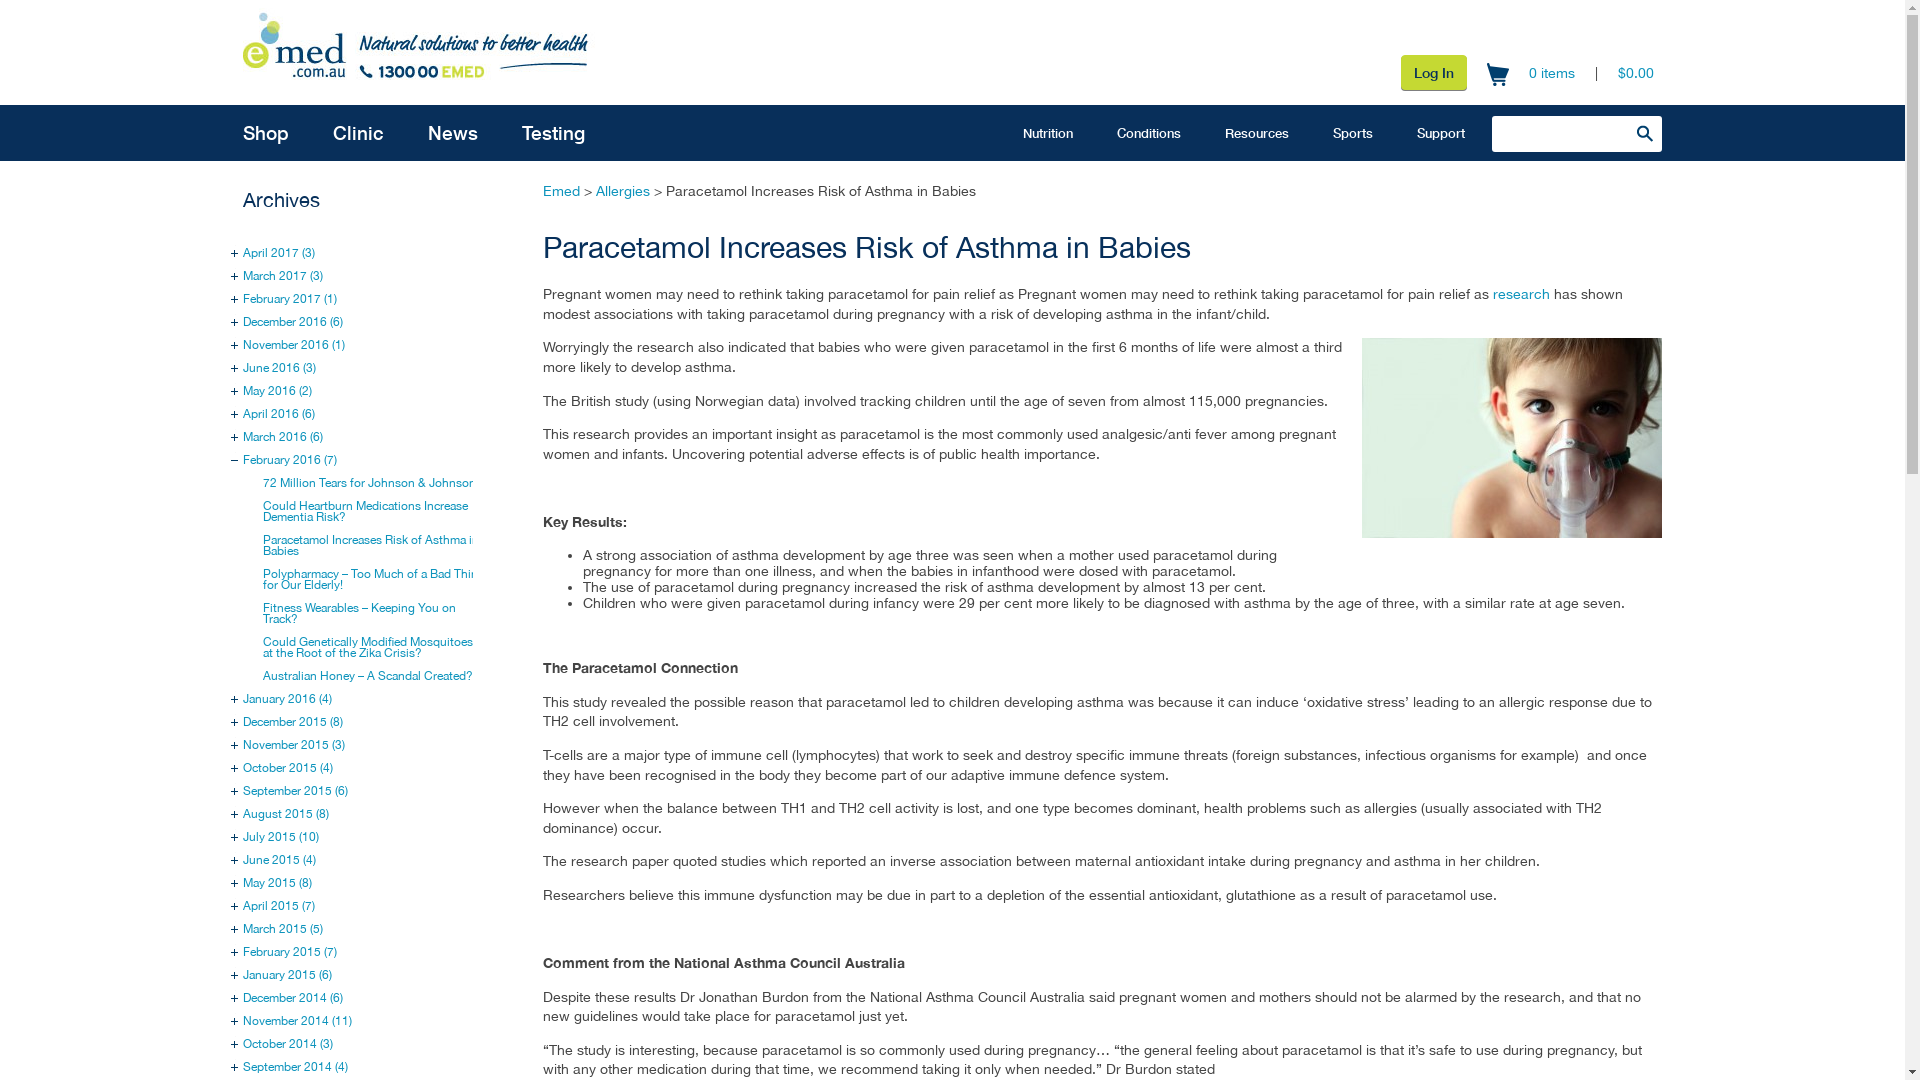 Image resolution: width=1920 pixels, height=1080 pixels. What do you see at coordinates (278, 859) in the screenshot?
I see `'June 2015 (4)'` at bounding box center [278, 859].